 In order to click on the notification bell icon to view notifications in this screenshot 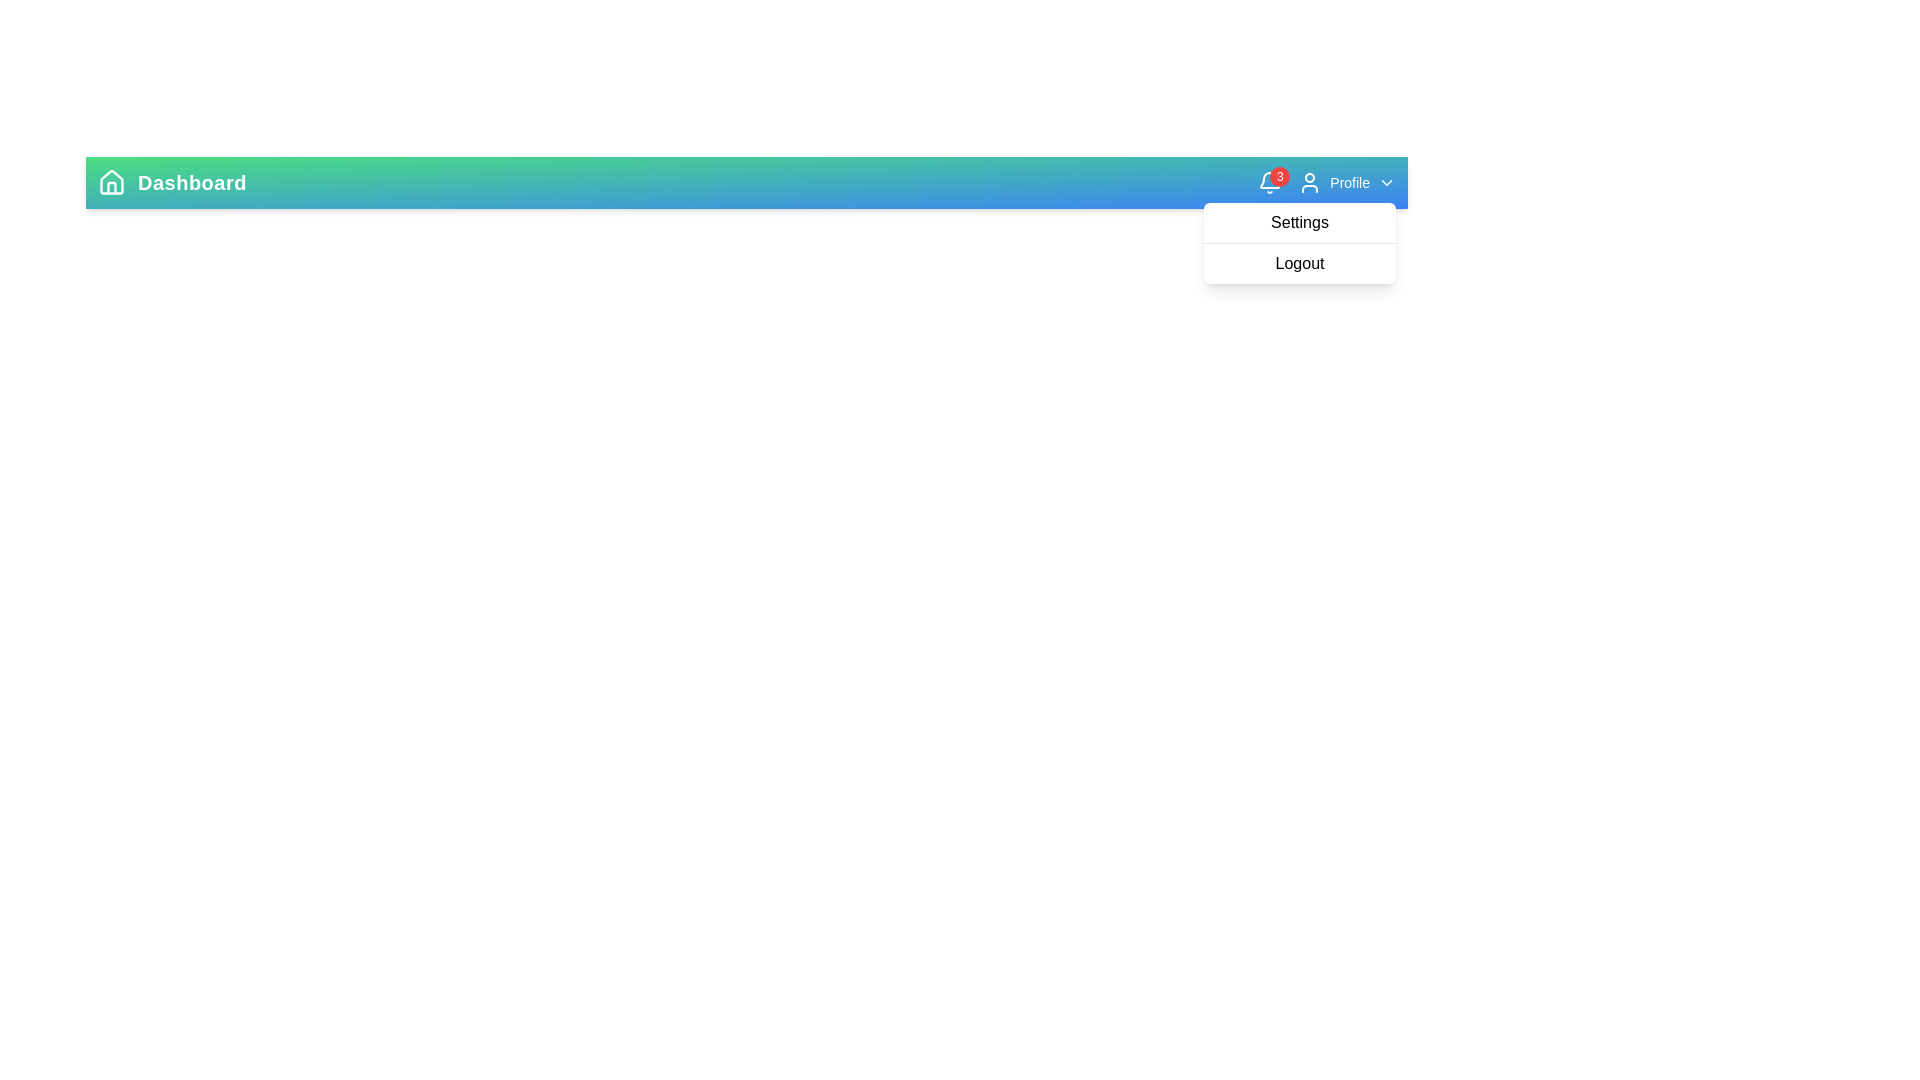, I will do `click(1269, 182)`.